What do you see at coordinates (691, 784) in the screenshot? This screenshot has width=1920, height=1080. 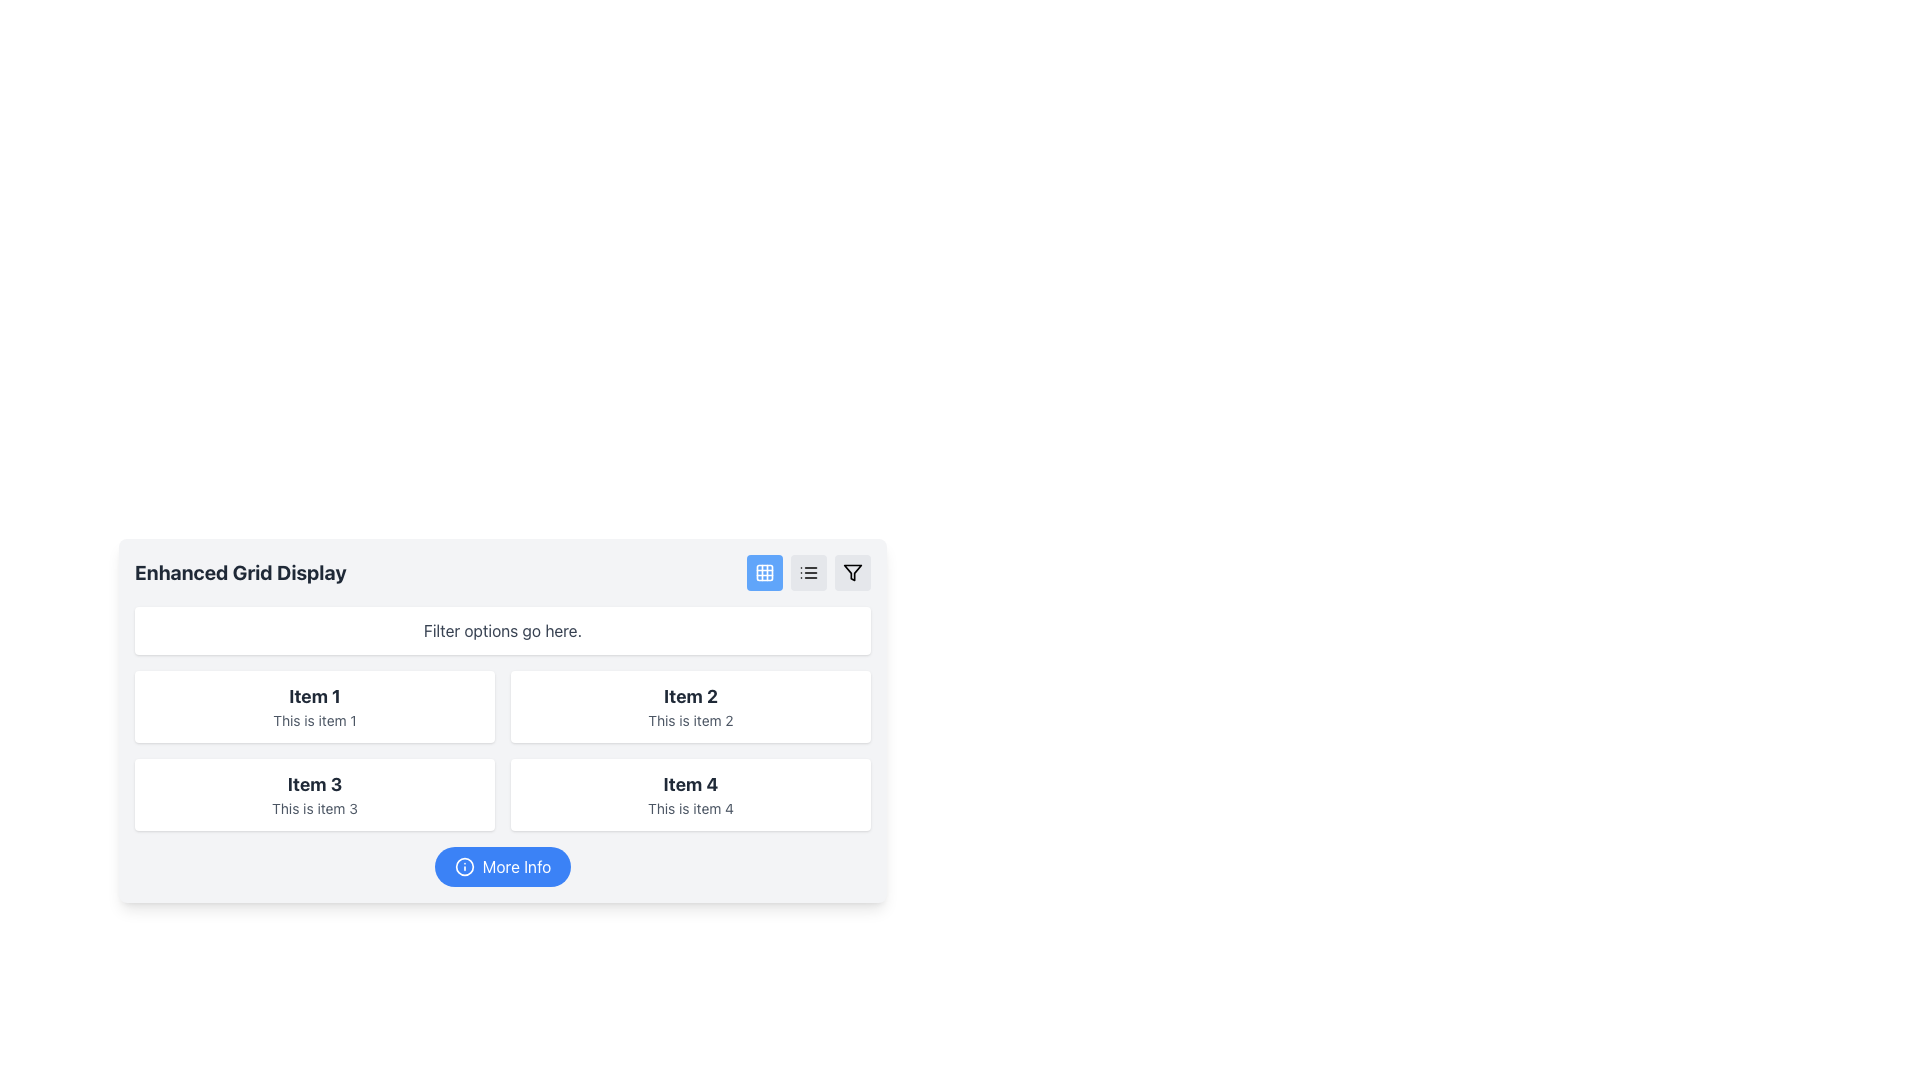 I see `the text label in the second row, fourth column of the grid layout, which likely represents a category or item name` at bounding box center [691, 784].